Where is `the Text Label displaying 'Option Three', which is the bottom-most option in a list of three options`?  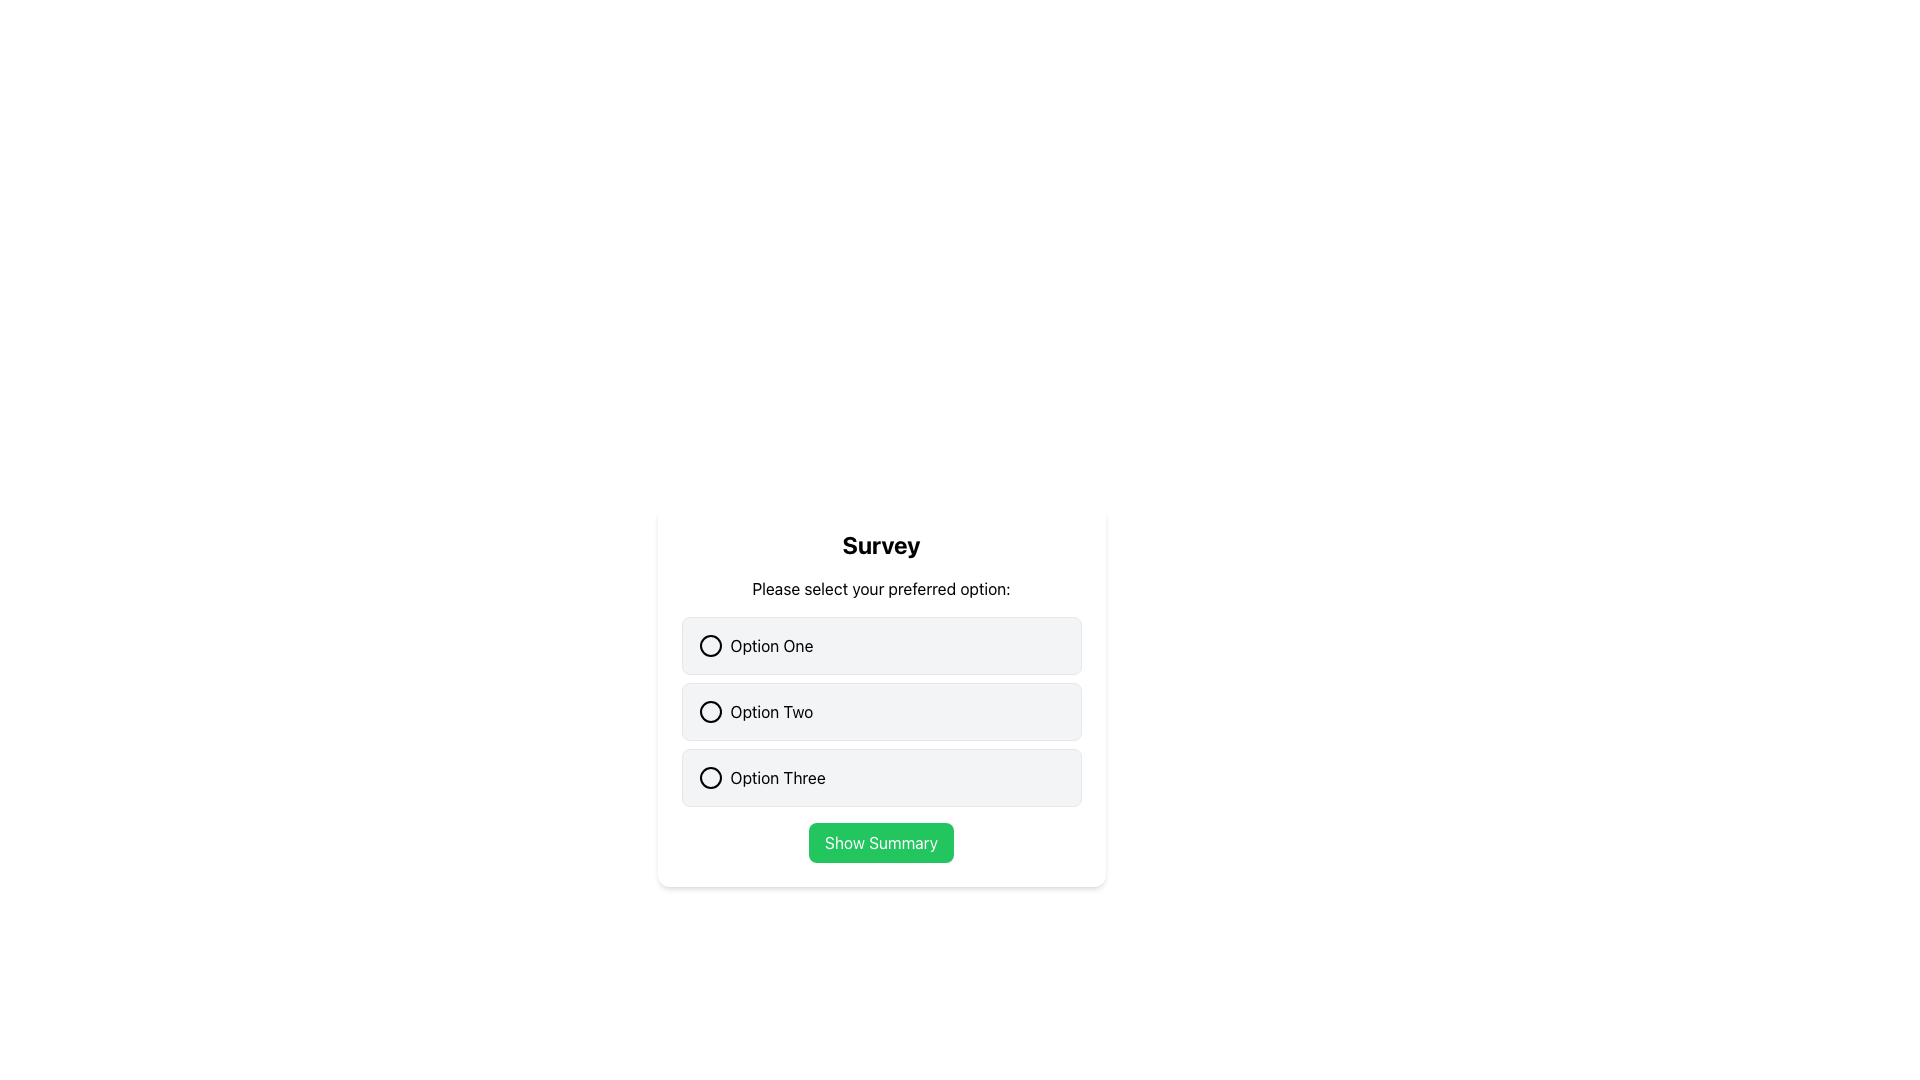 the Text Label displaying 'Option Three', which is the bottom-most option in a list of three options is located at coordinates (776, 777).